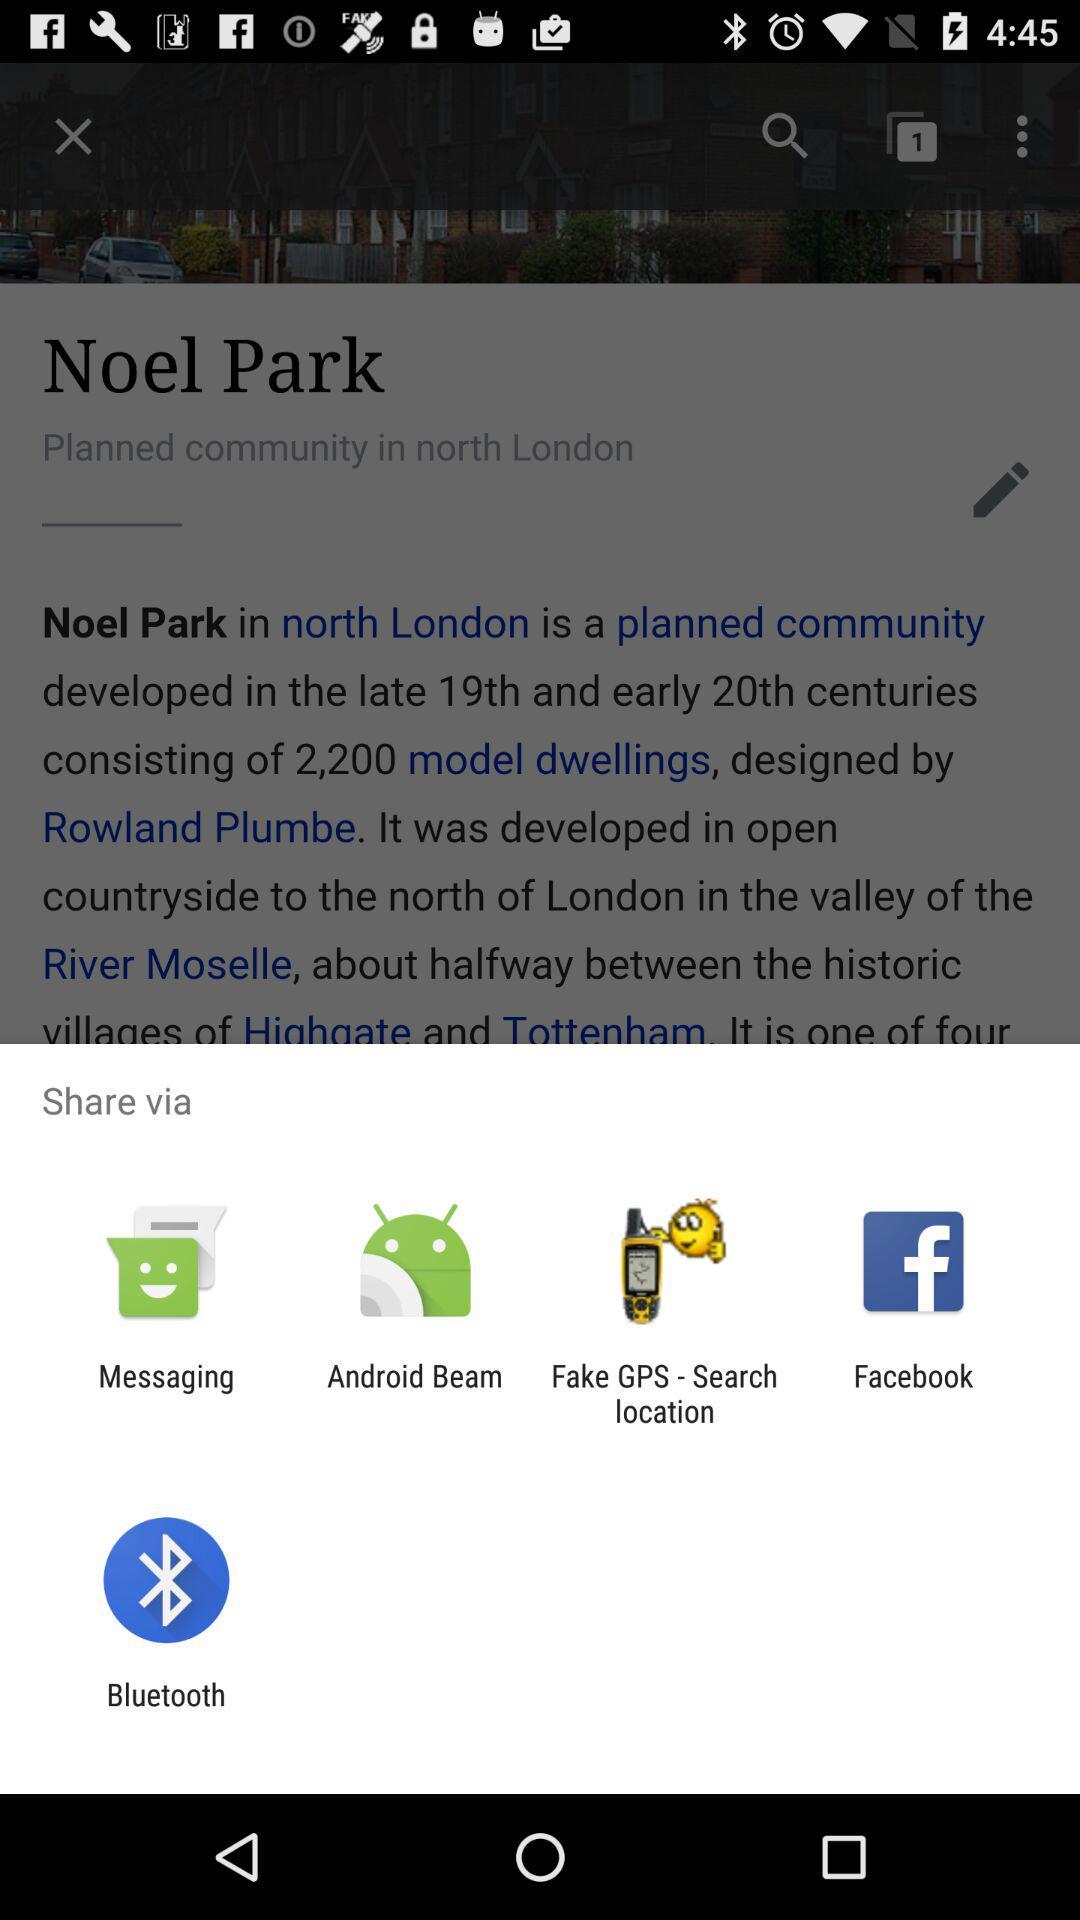 The height and width of the screenshot is (1920, 1080). I want to click on bluetooth item, so click(165, 1711).